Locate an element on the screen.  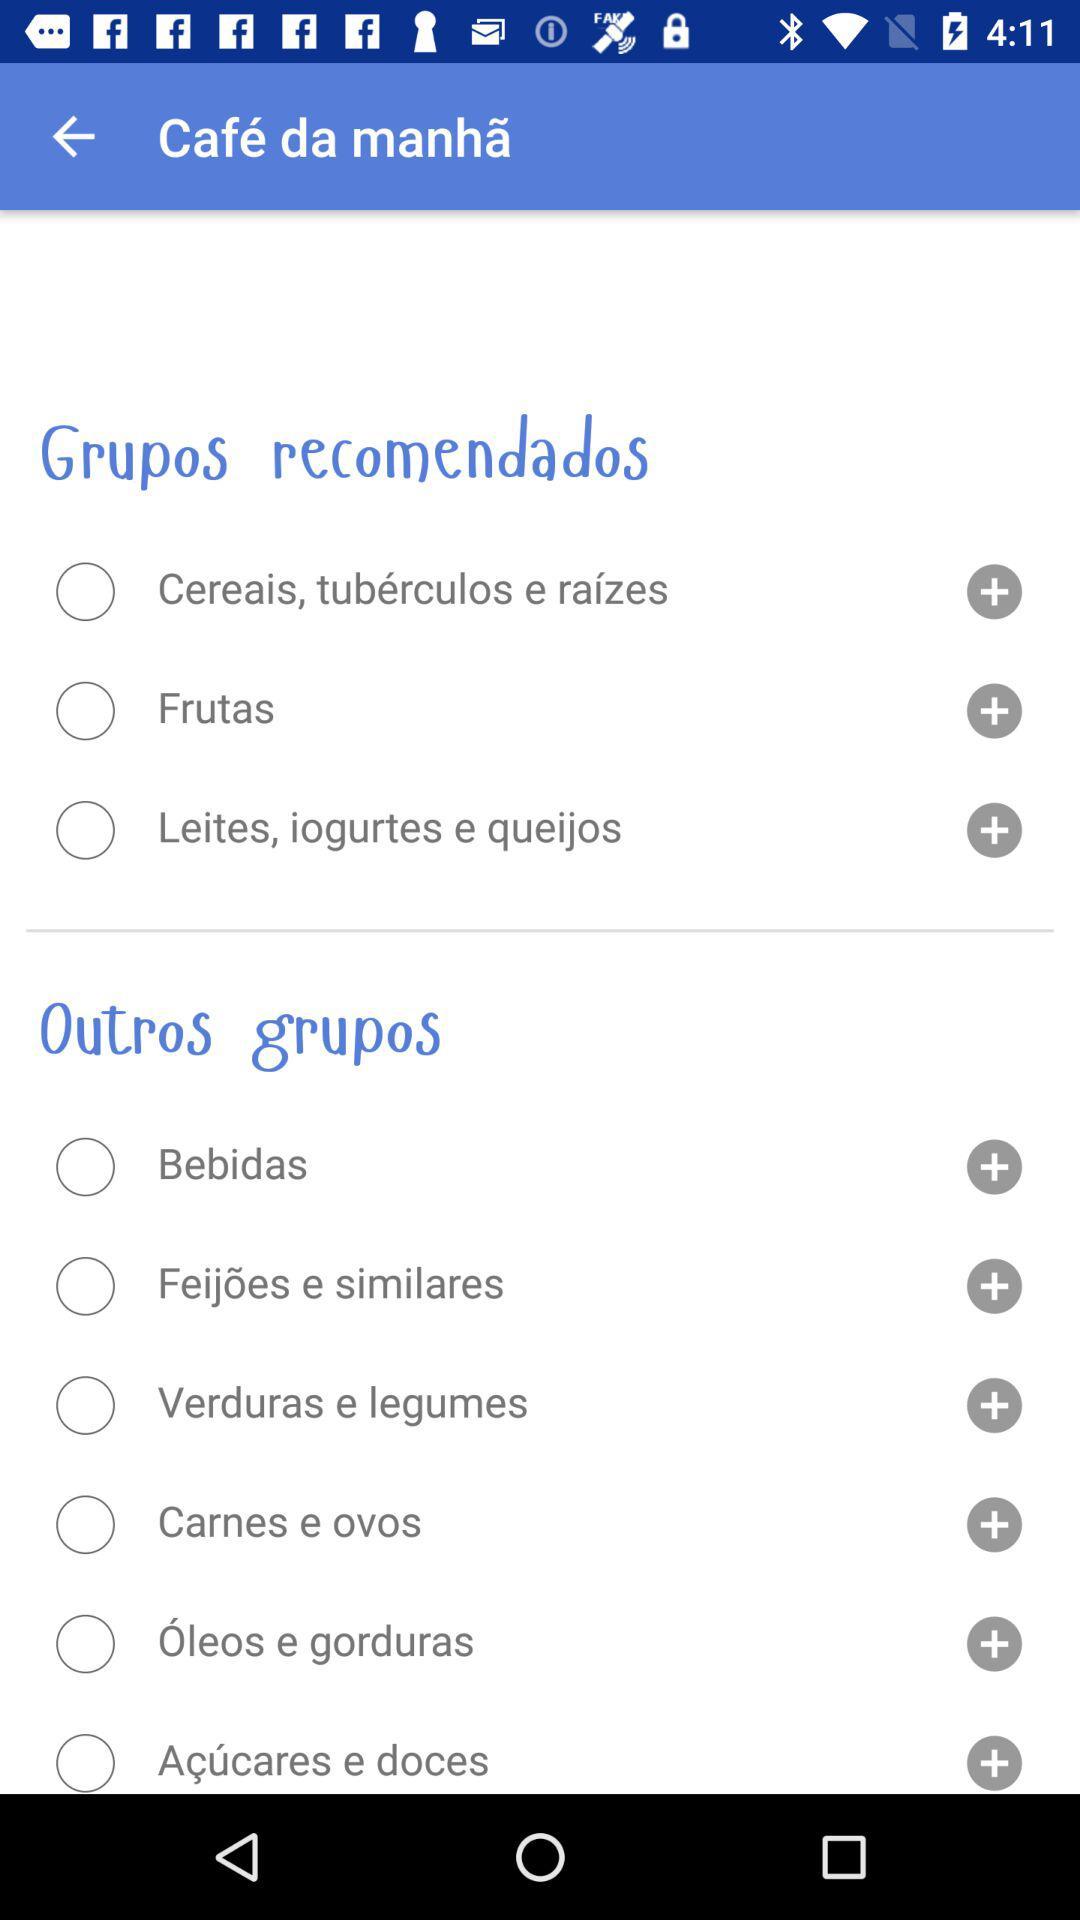
verduras e legumes is located at coordinates (84, 1404).